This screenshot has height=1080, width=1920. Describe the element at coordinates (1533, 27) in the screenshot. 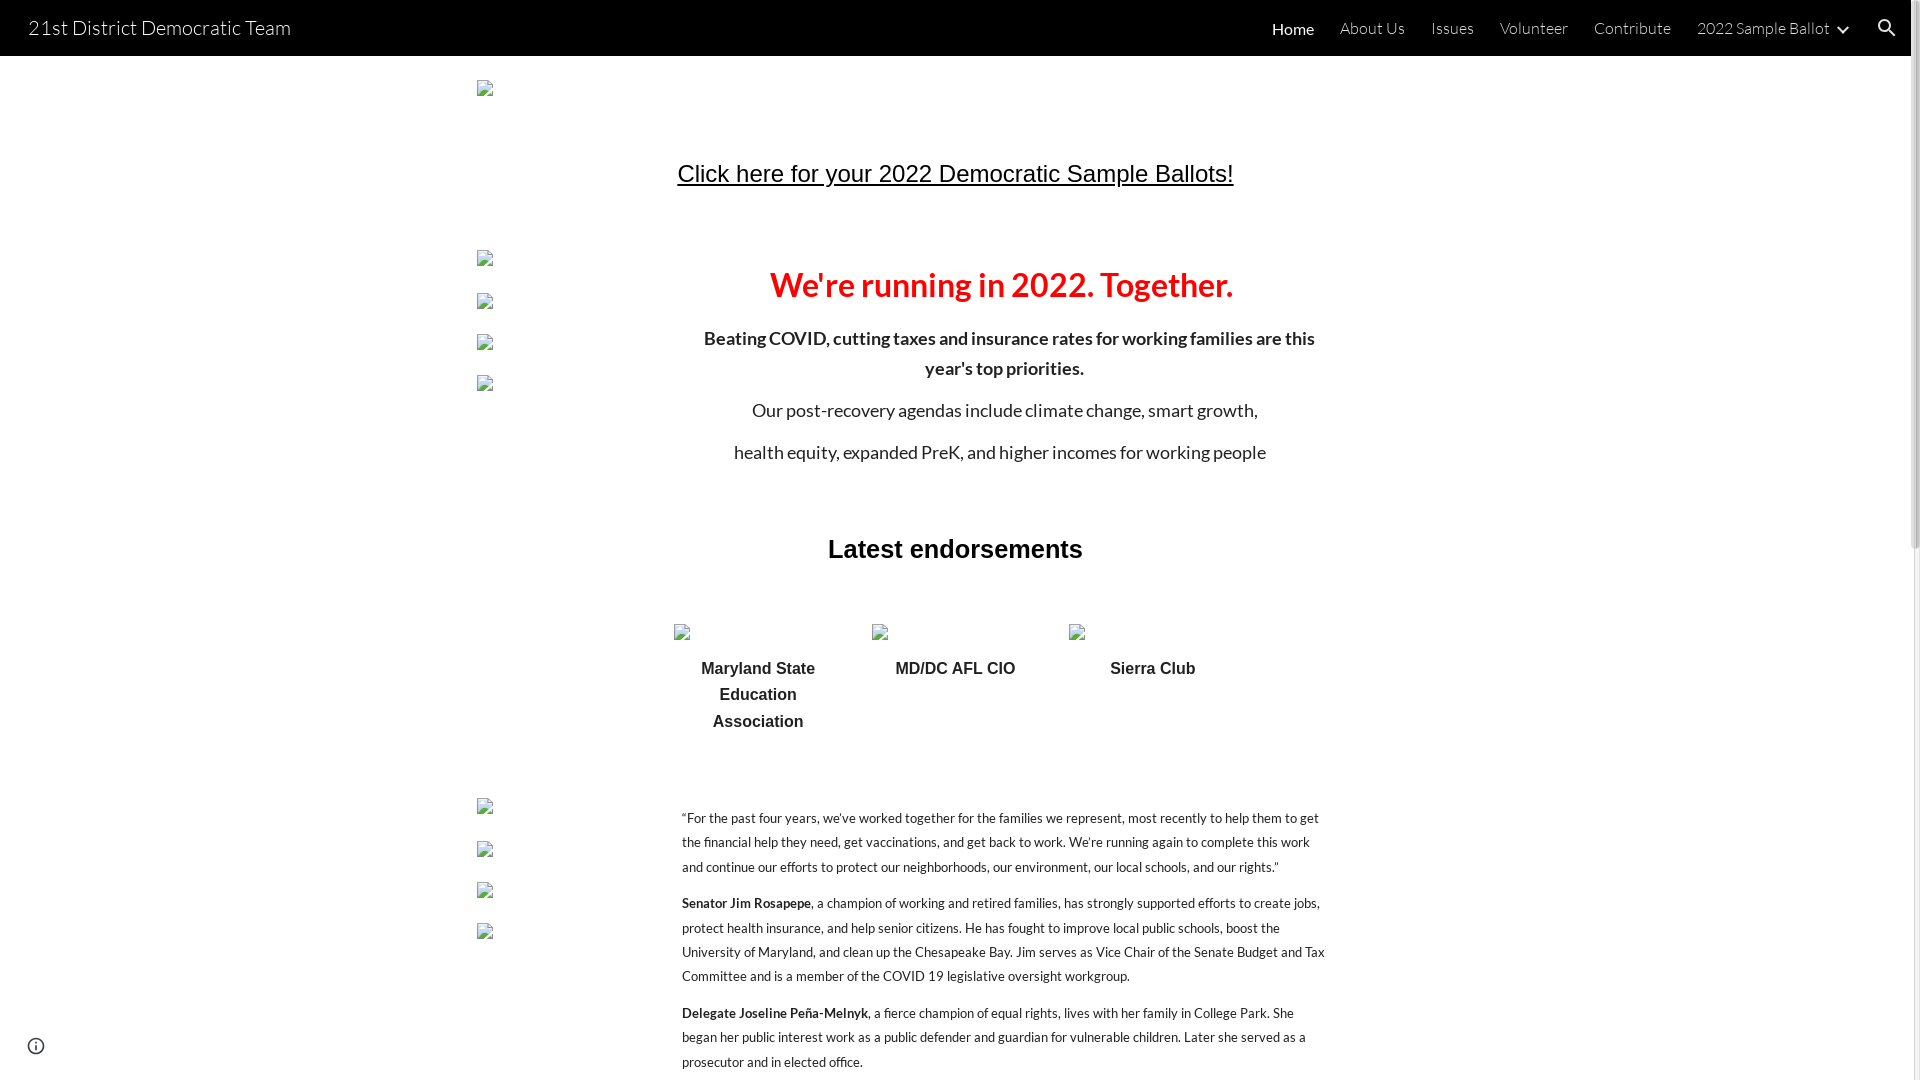

I see `'Volunteer'` at that location.